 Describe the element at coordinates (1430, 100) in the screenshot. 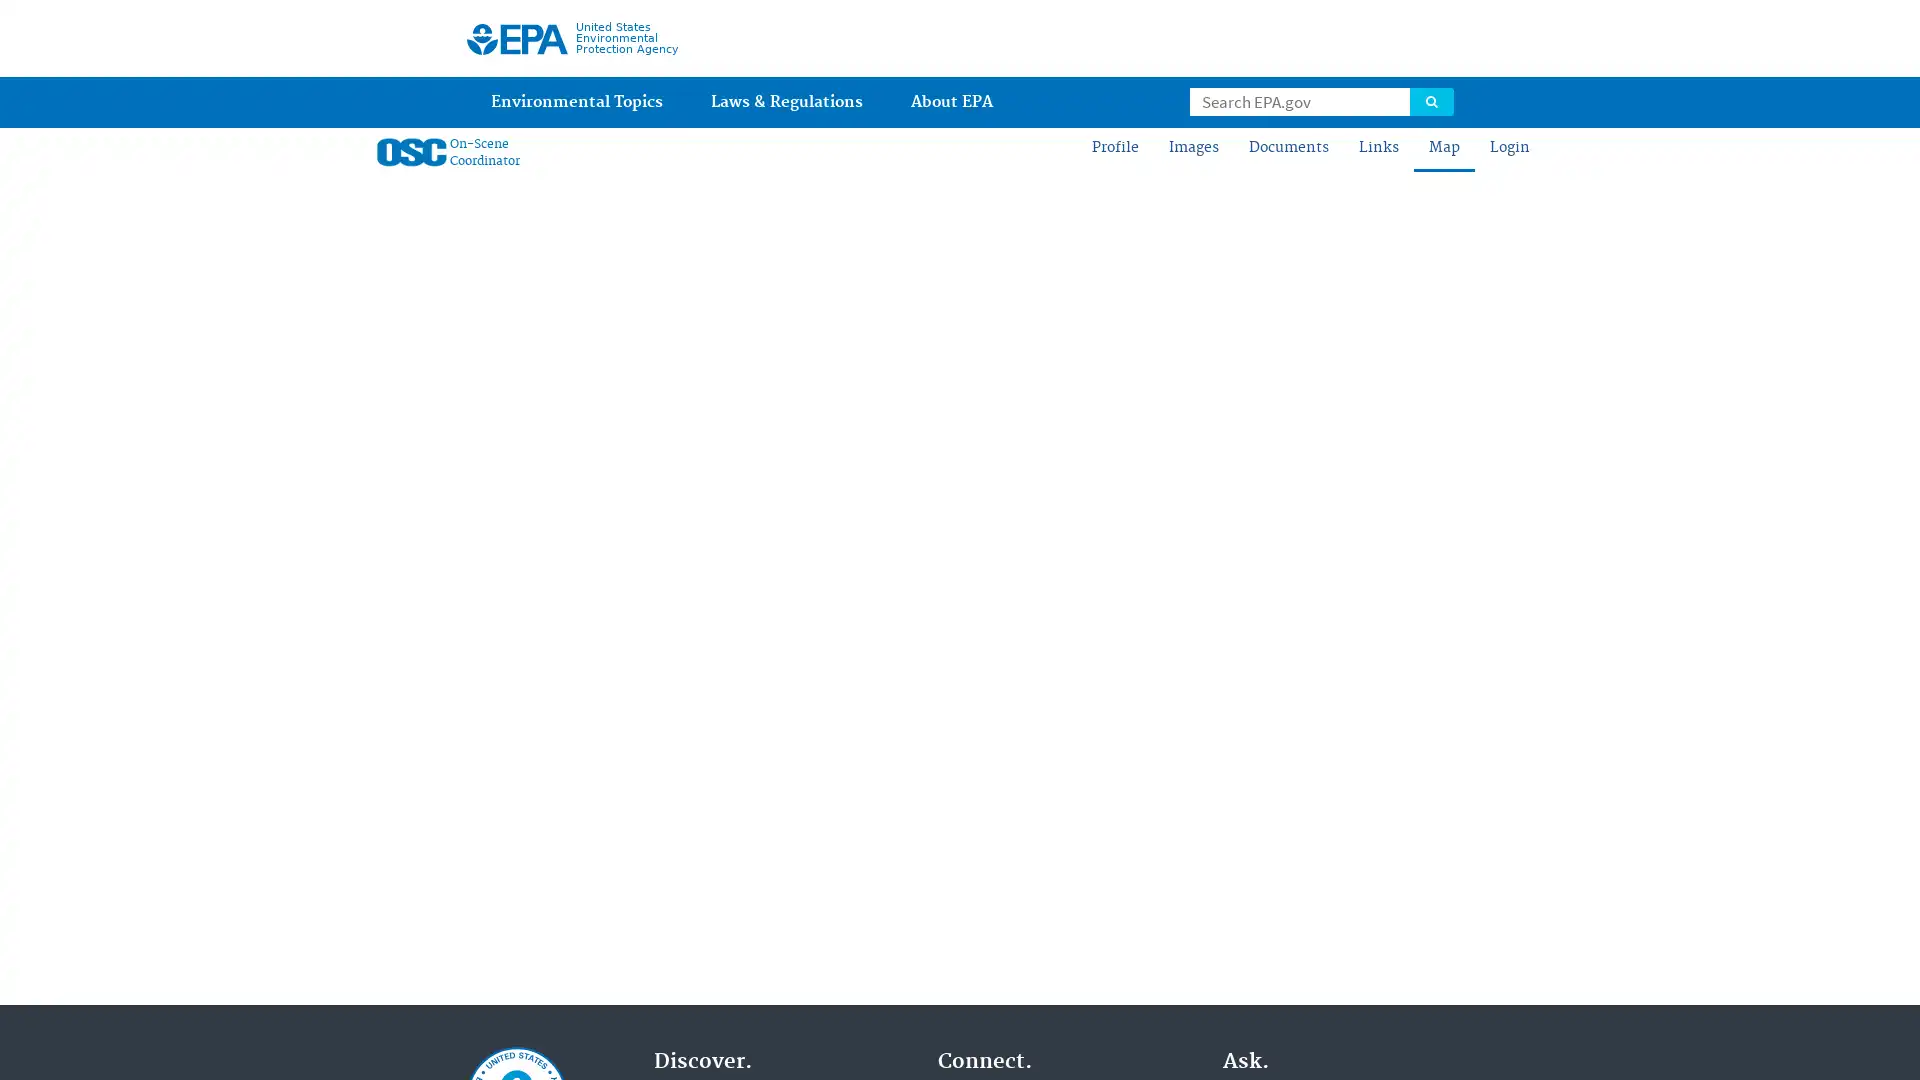

I see `Search` at that location.